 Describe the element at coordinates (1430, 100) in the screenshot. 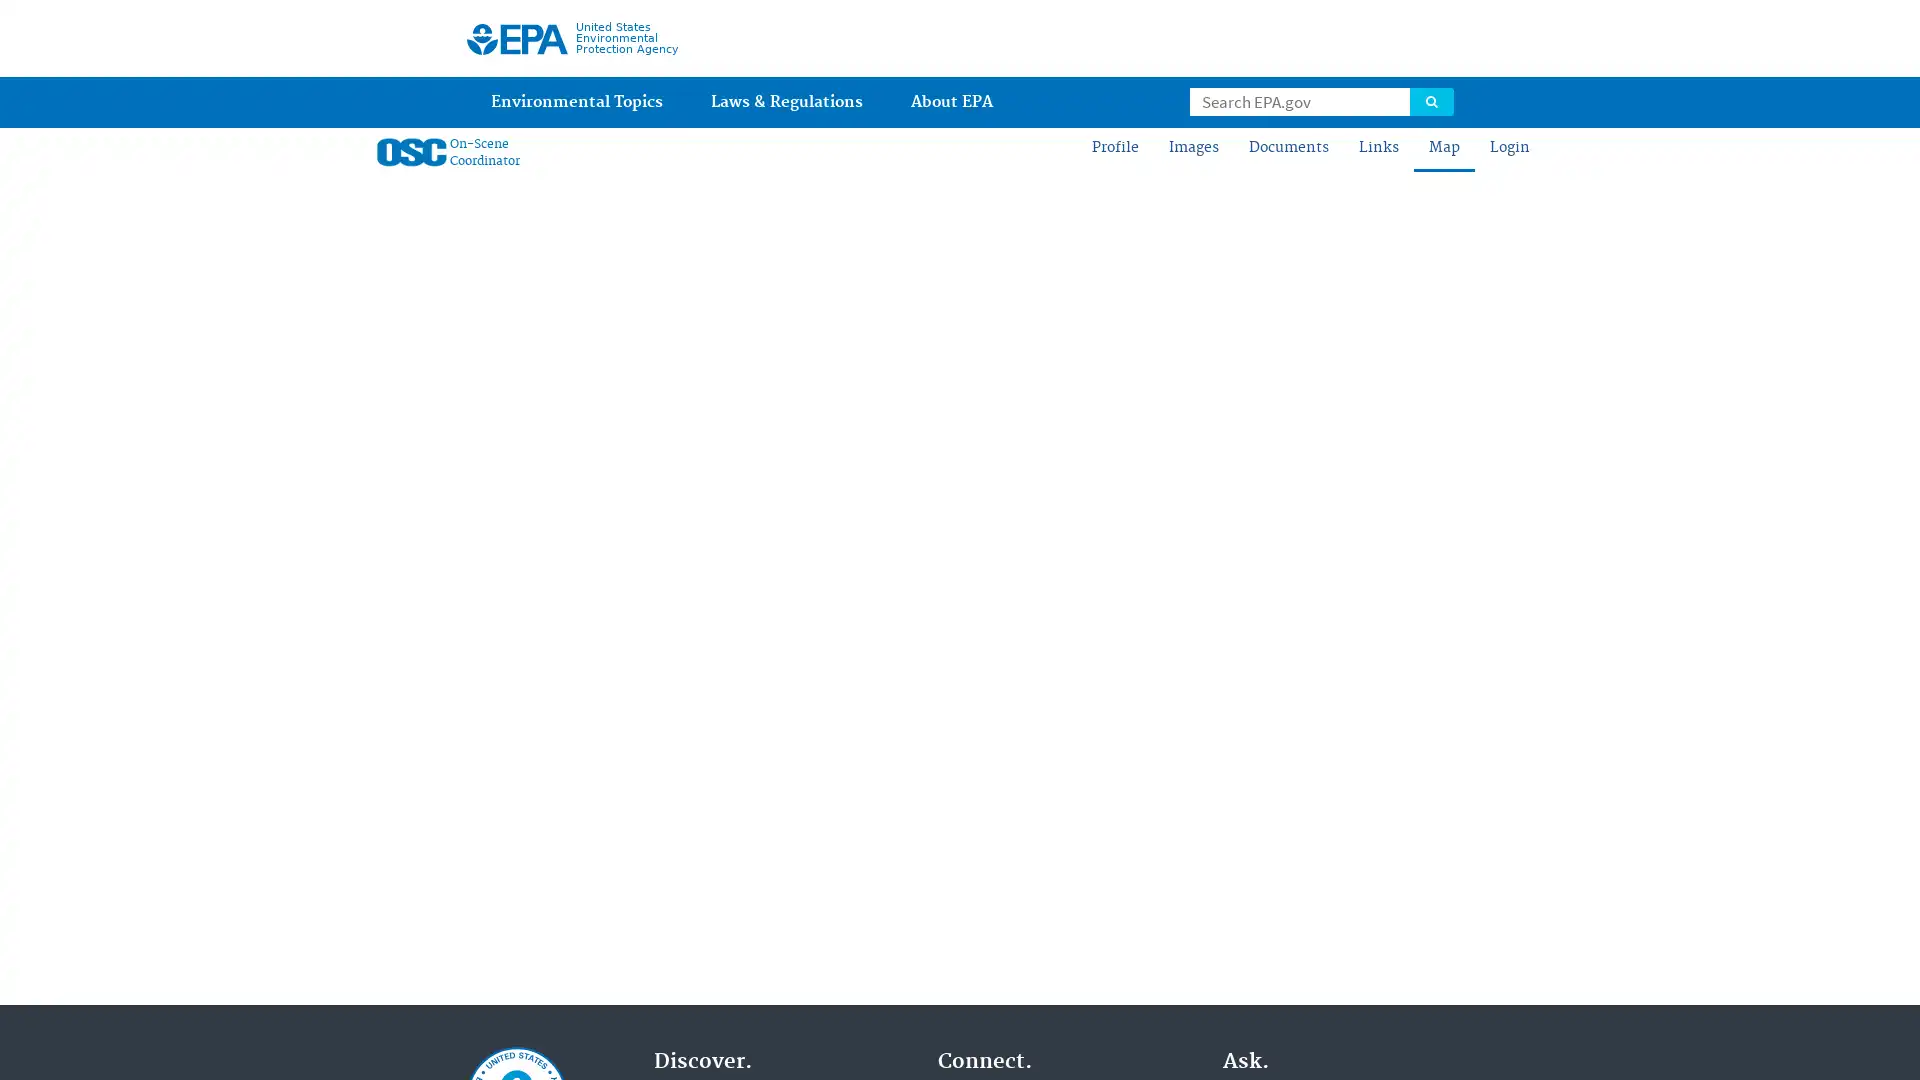

I see `Search` at that location.